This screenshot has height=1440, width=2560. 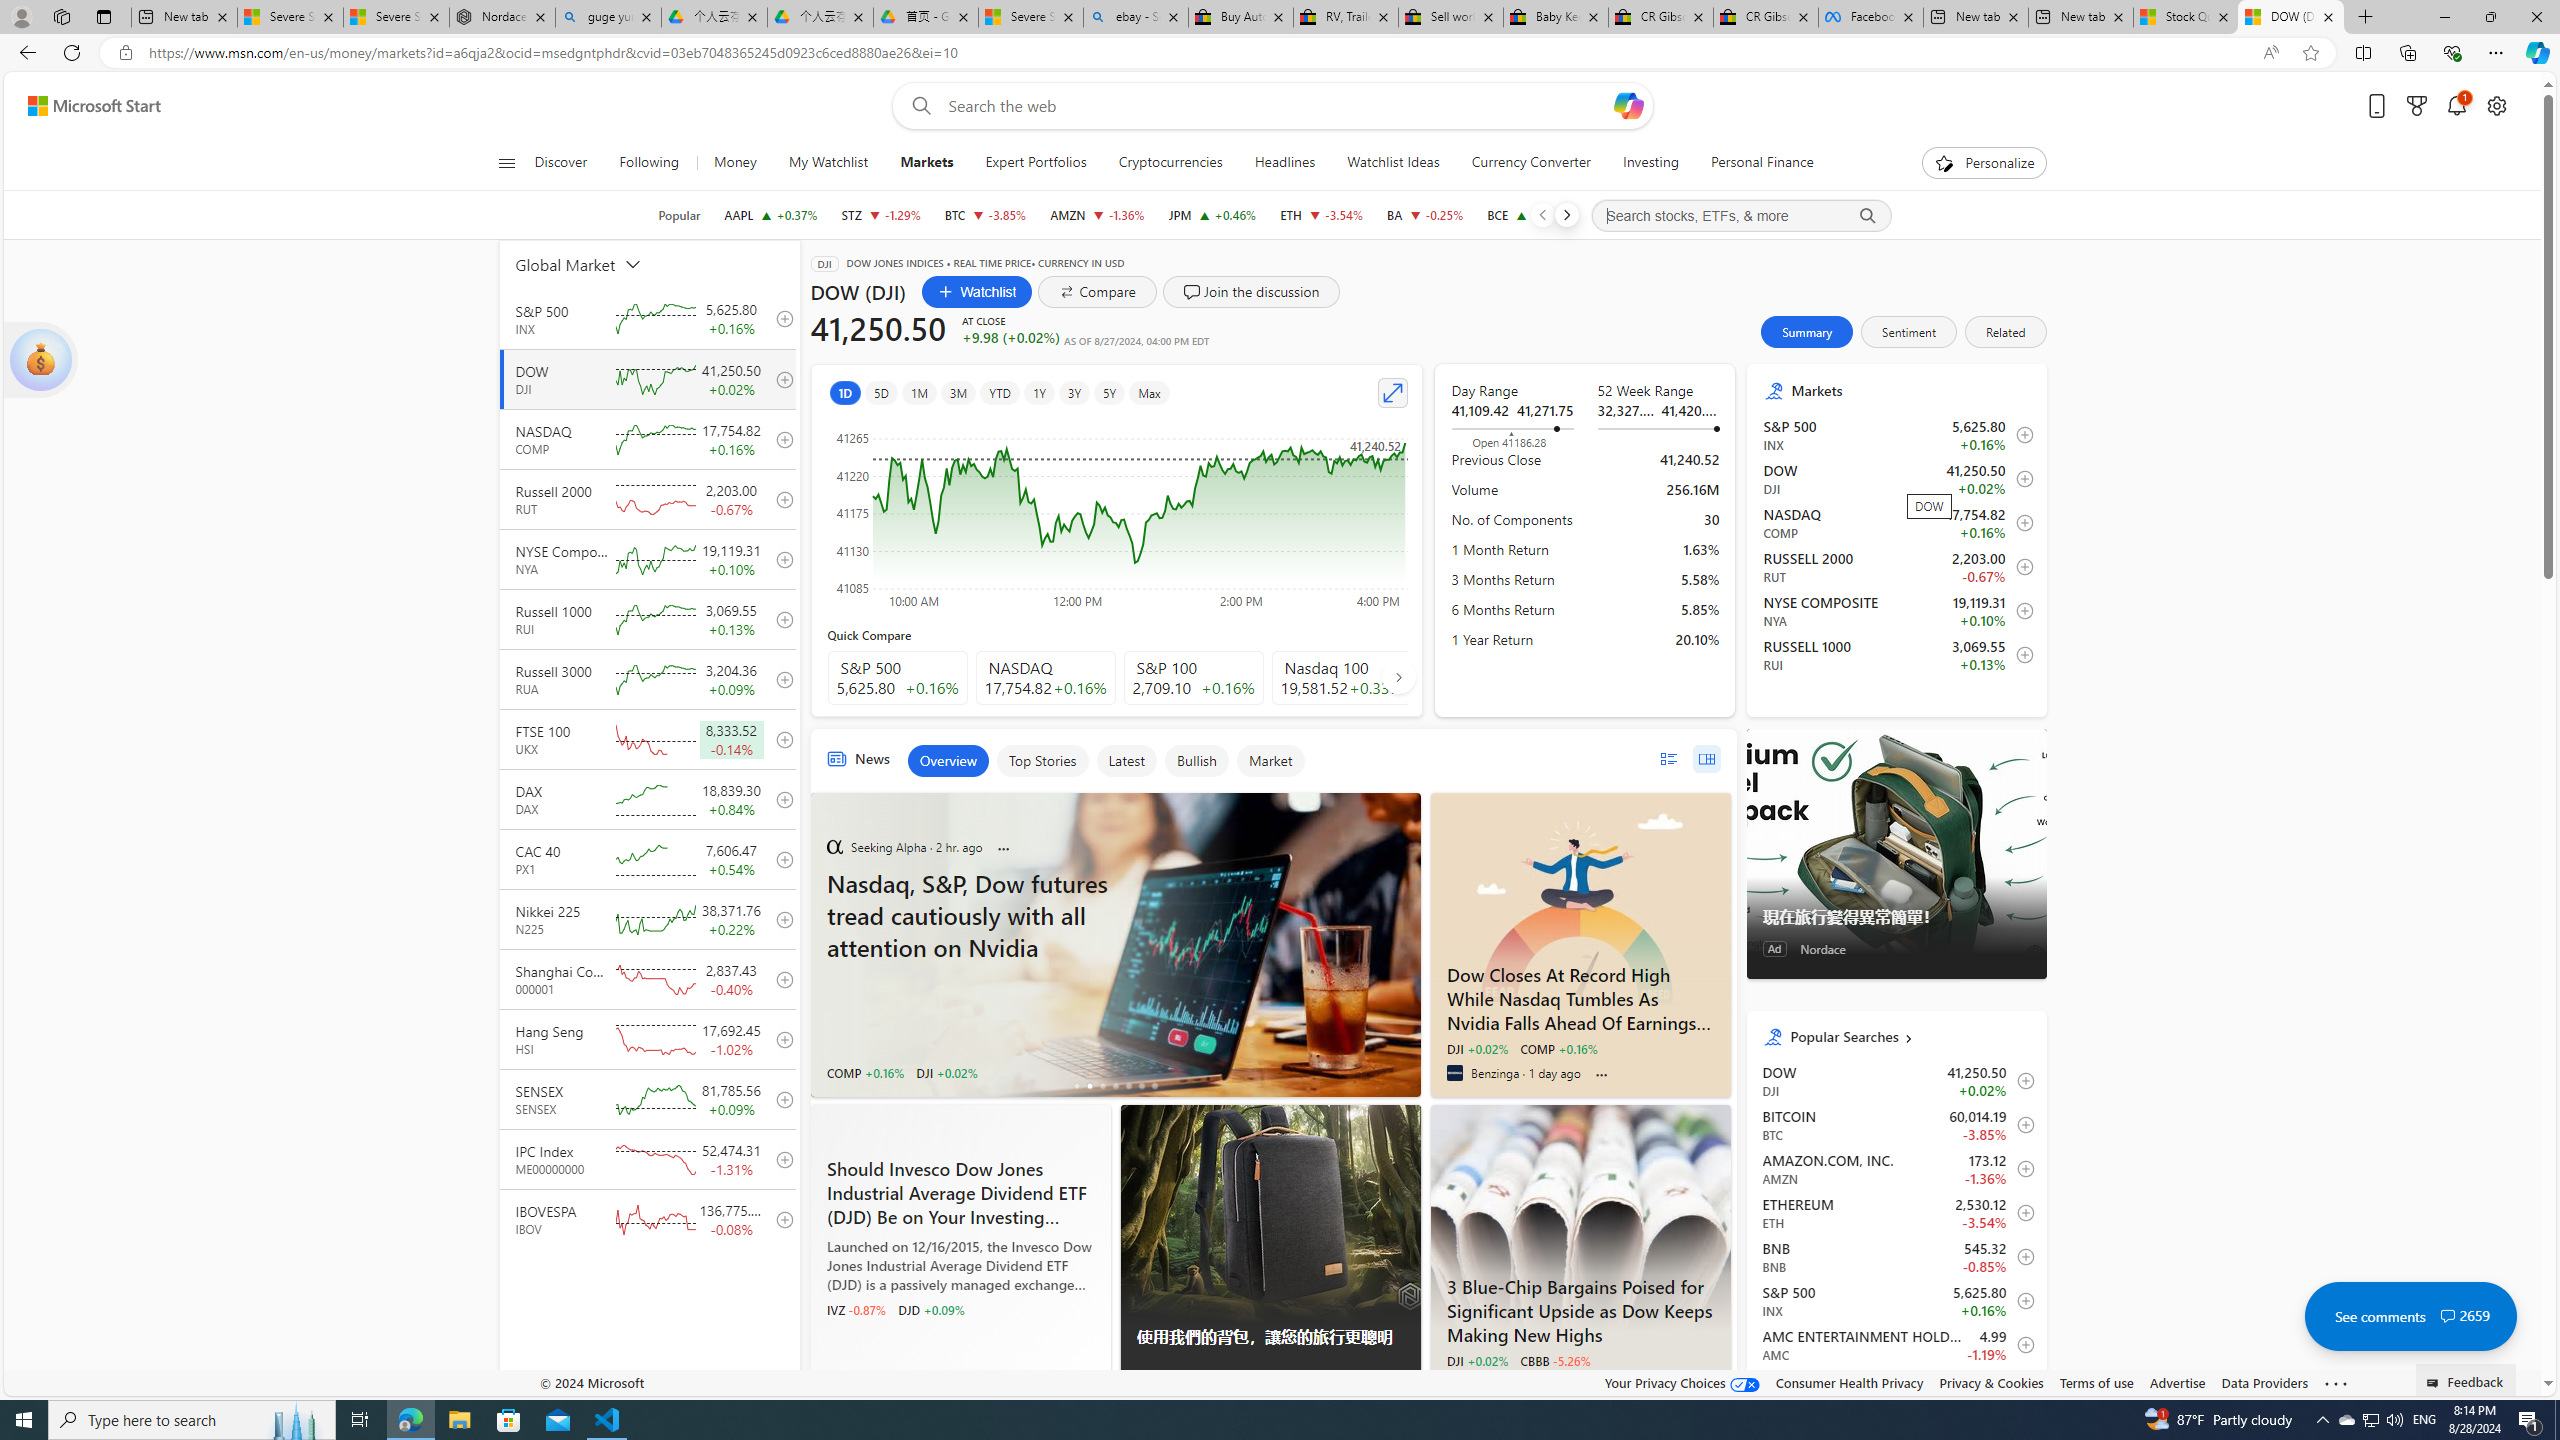 What do you see at coordinates (1035, 162) in the screenshot?
I see `'Expert Portfolios'` at bounding box center [1035, 162].